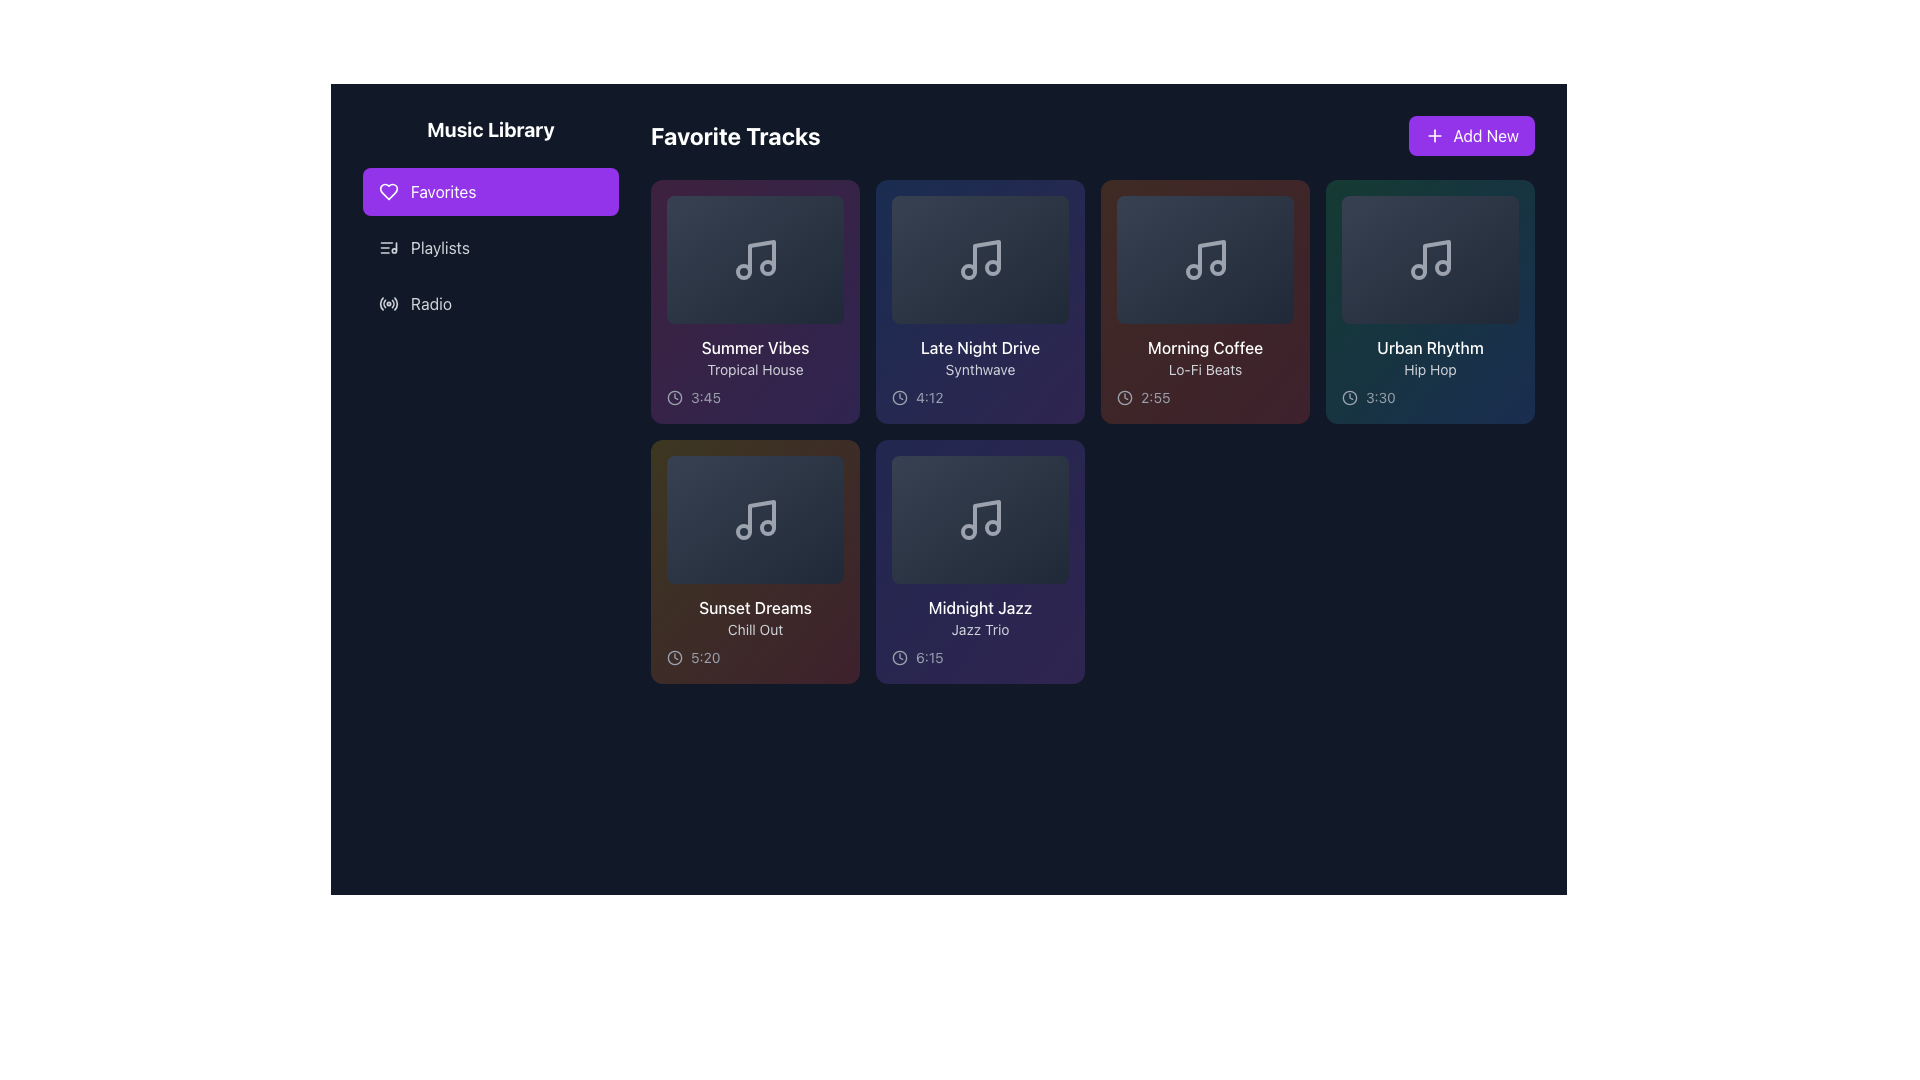 The width and height of the screenshot is (1920, 1080). I want to click on the clock icon, which is a minimalistic grayish circular outline with clock hands, located to the left of the text displaying '6:15', so click(899, 658).